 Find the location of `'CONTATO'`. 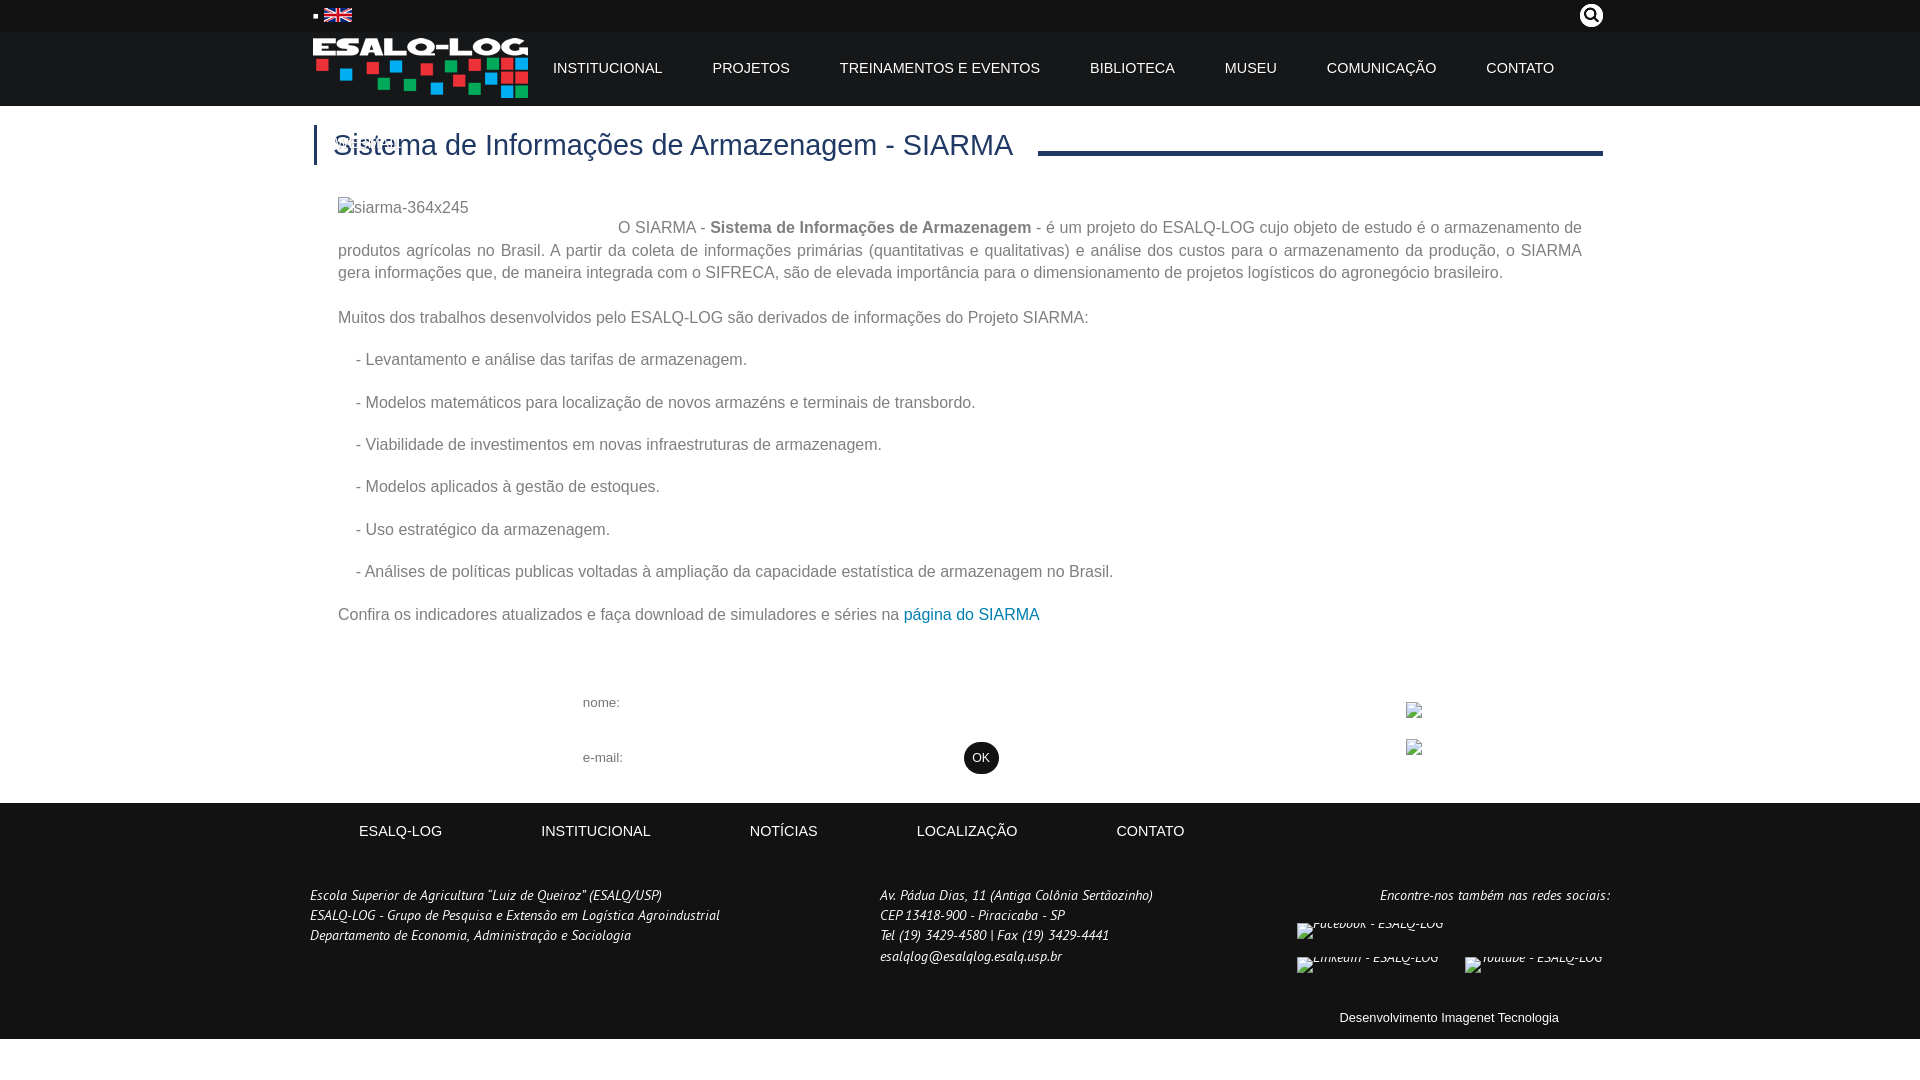

'CONTATO' is located at coordinates (1150, 830).